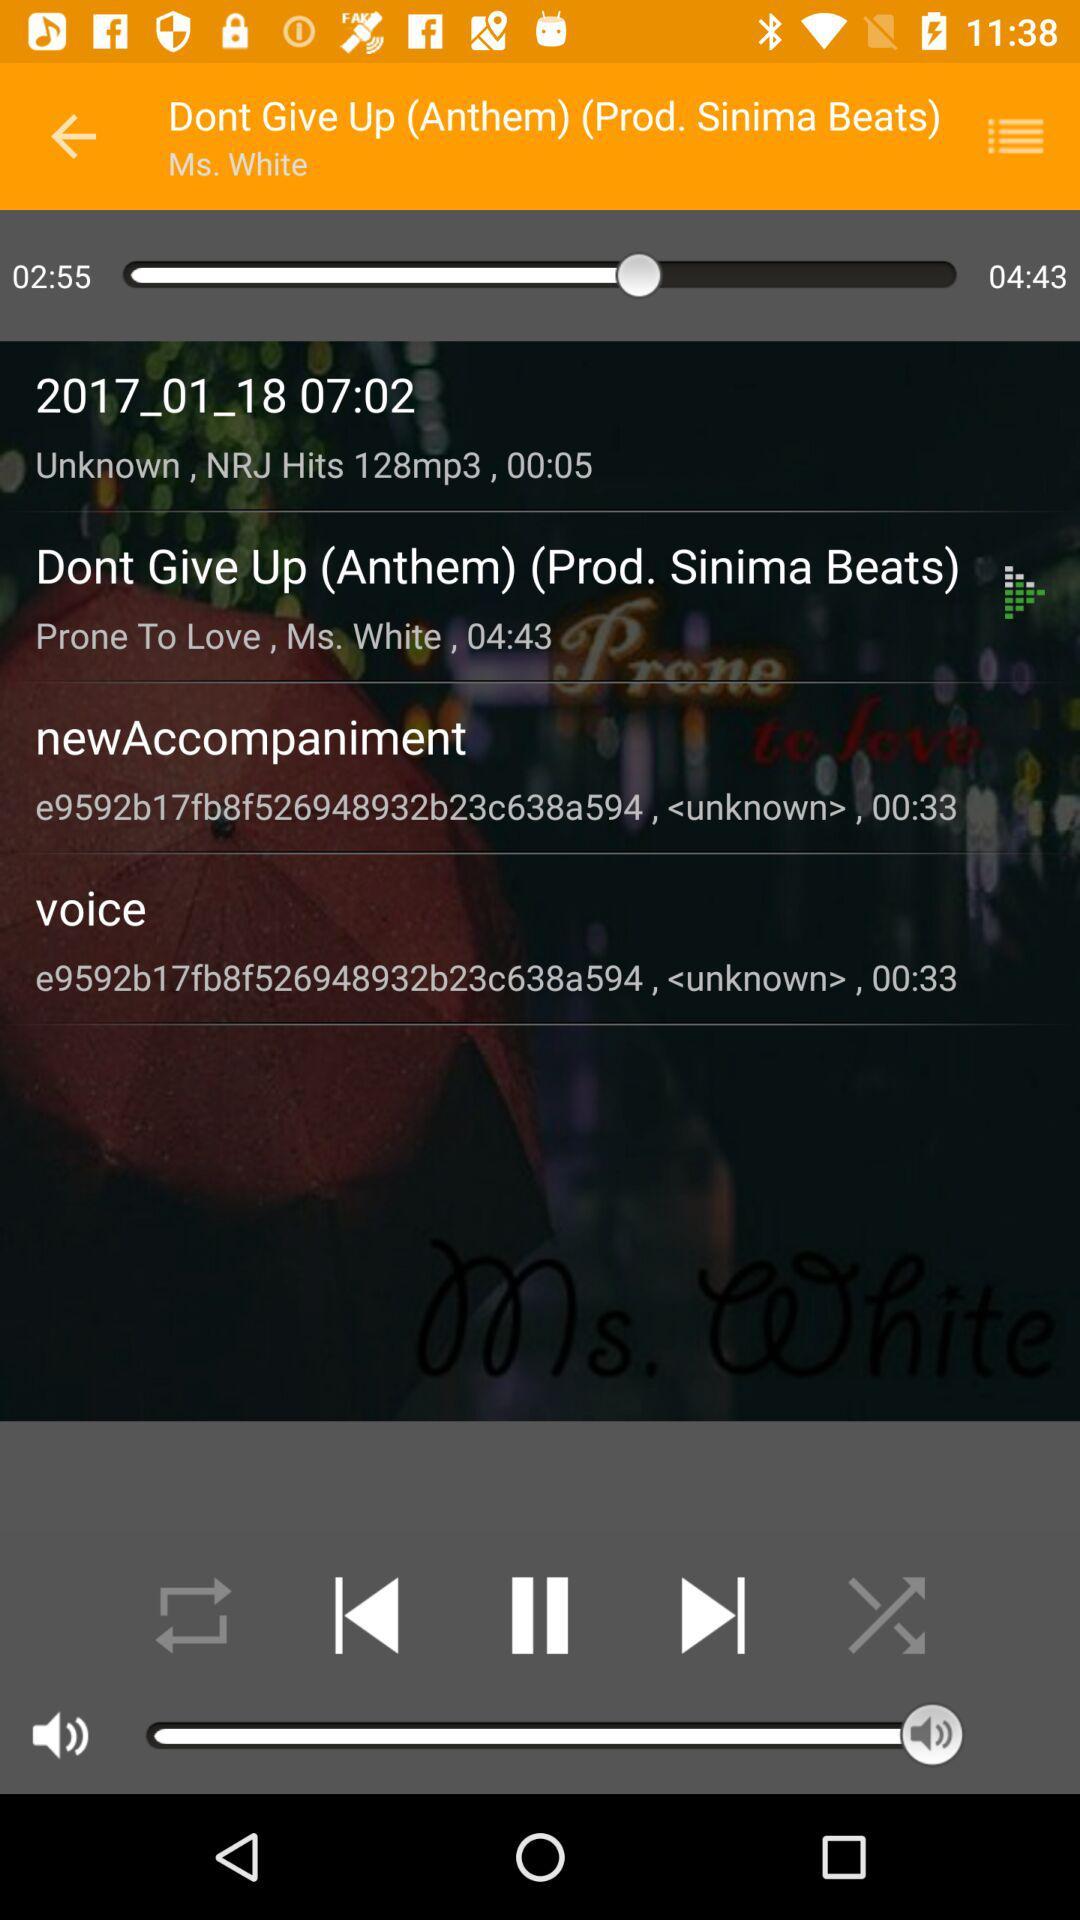  I want to click on pause the music, so click(540, 1615).